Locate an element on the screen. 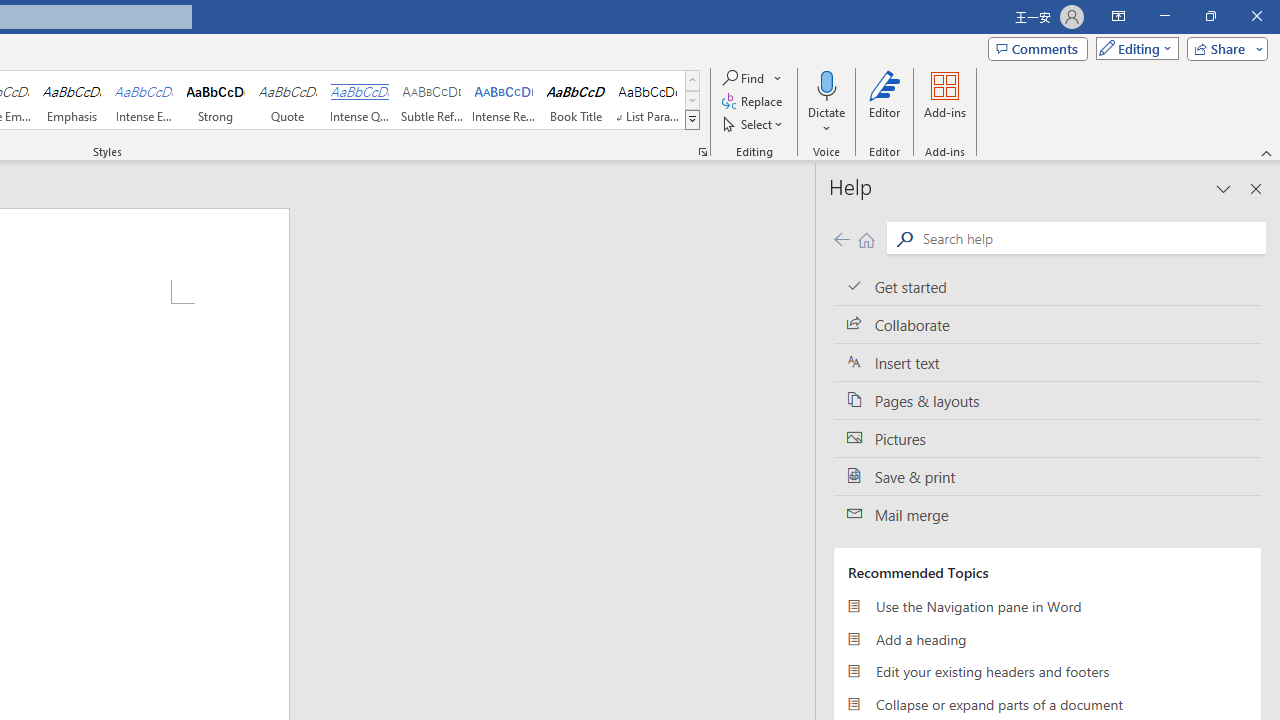 Image resolution: width=1280 pixels, height=720 pixels. 'Select' is located at coordinates (753, 124).